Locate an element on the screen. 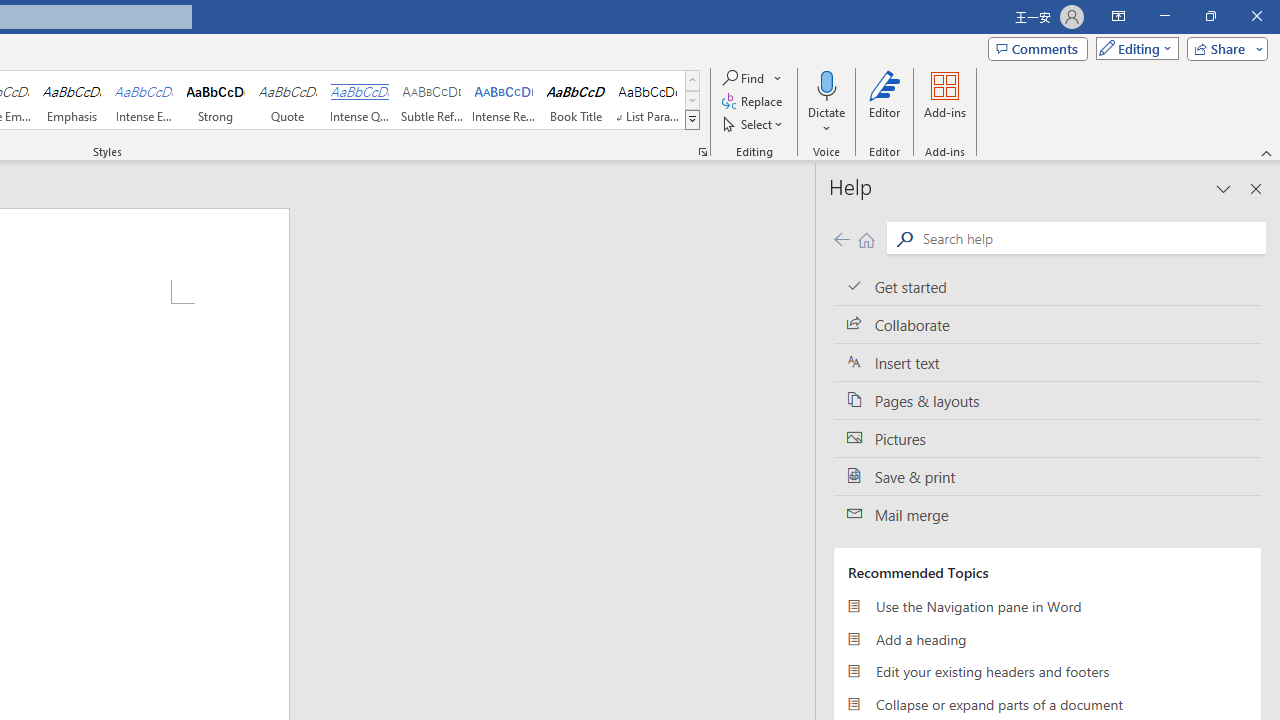 Image resolution: width=1280 pixels, height=720 pixels. 'Select' is located at coordinates (753, 124).